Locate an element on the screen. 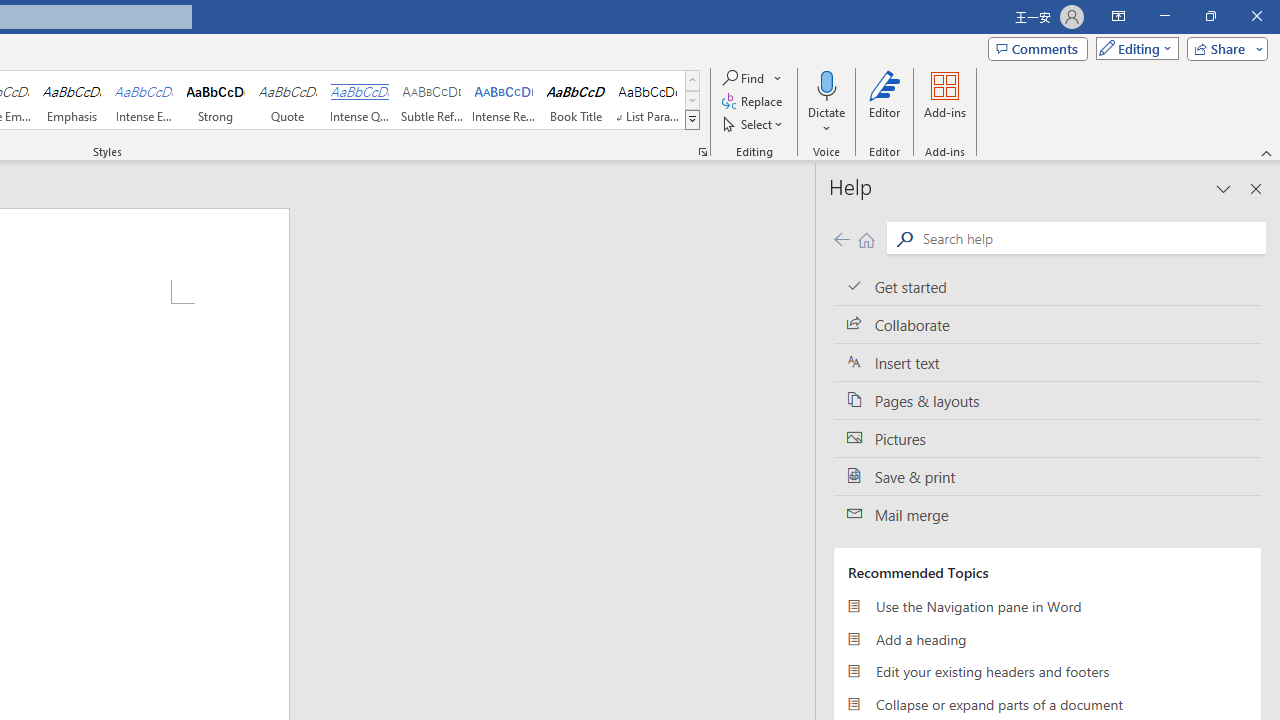 Image resolution: width=1280 pixels, height=720 pixels. 'Select' is located at coordinates (753, 124).